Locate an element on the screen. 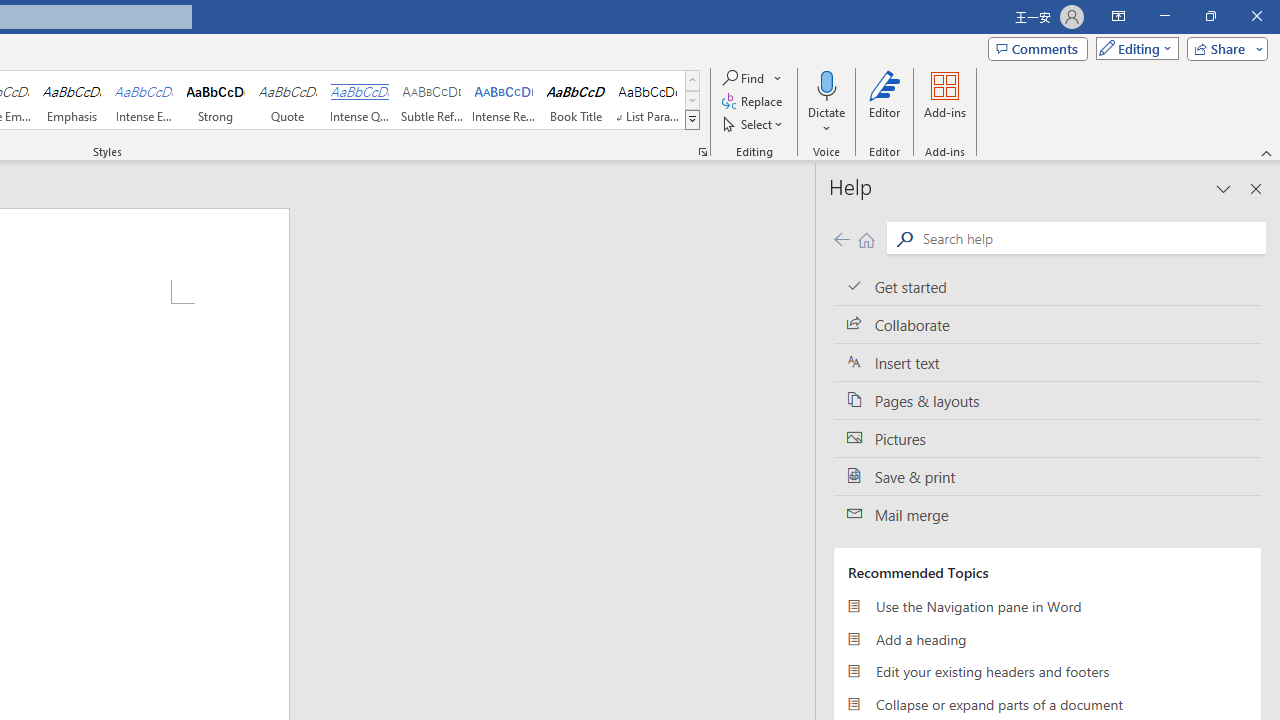 Image resolution: width=1280 pixels, height=720 pixels. 'Select' is located at coordinates (753, 124).